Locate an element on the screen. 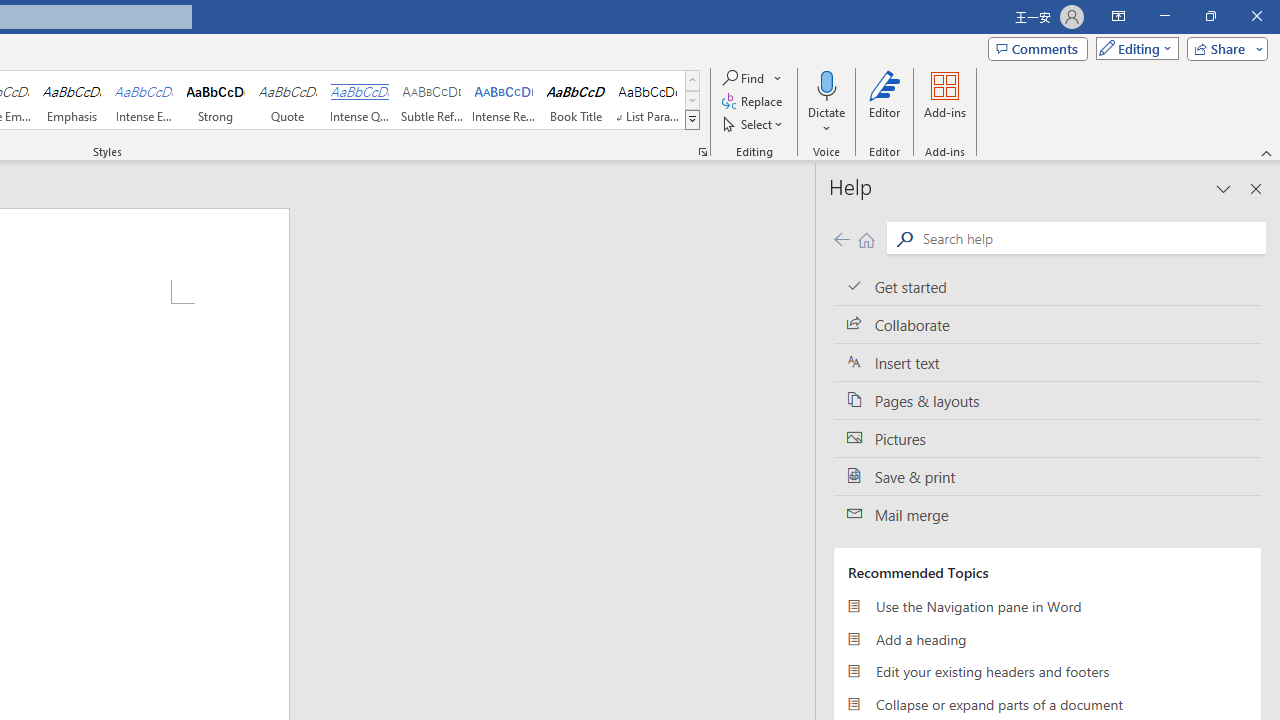 Image resolution: width=1280 pixels, height=720 pixels. 'Select' is located at coordinates (753, 124).